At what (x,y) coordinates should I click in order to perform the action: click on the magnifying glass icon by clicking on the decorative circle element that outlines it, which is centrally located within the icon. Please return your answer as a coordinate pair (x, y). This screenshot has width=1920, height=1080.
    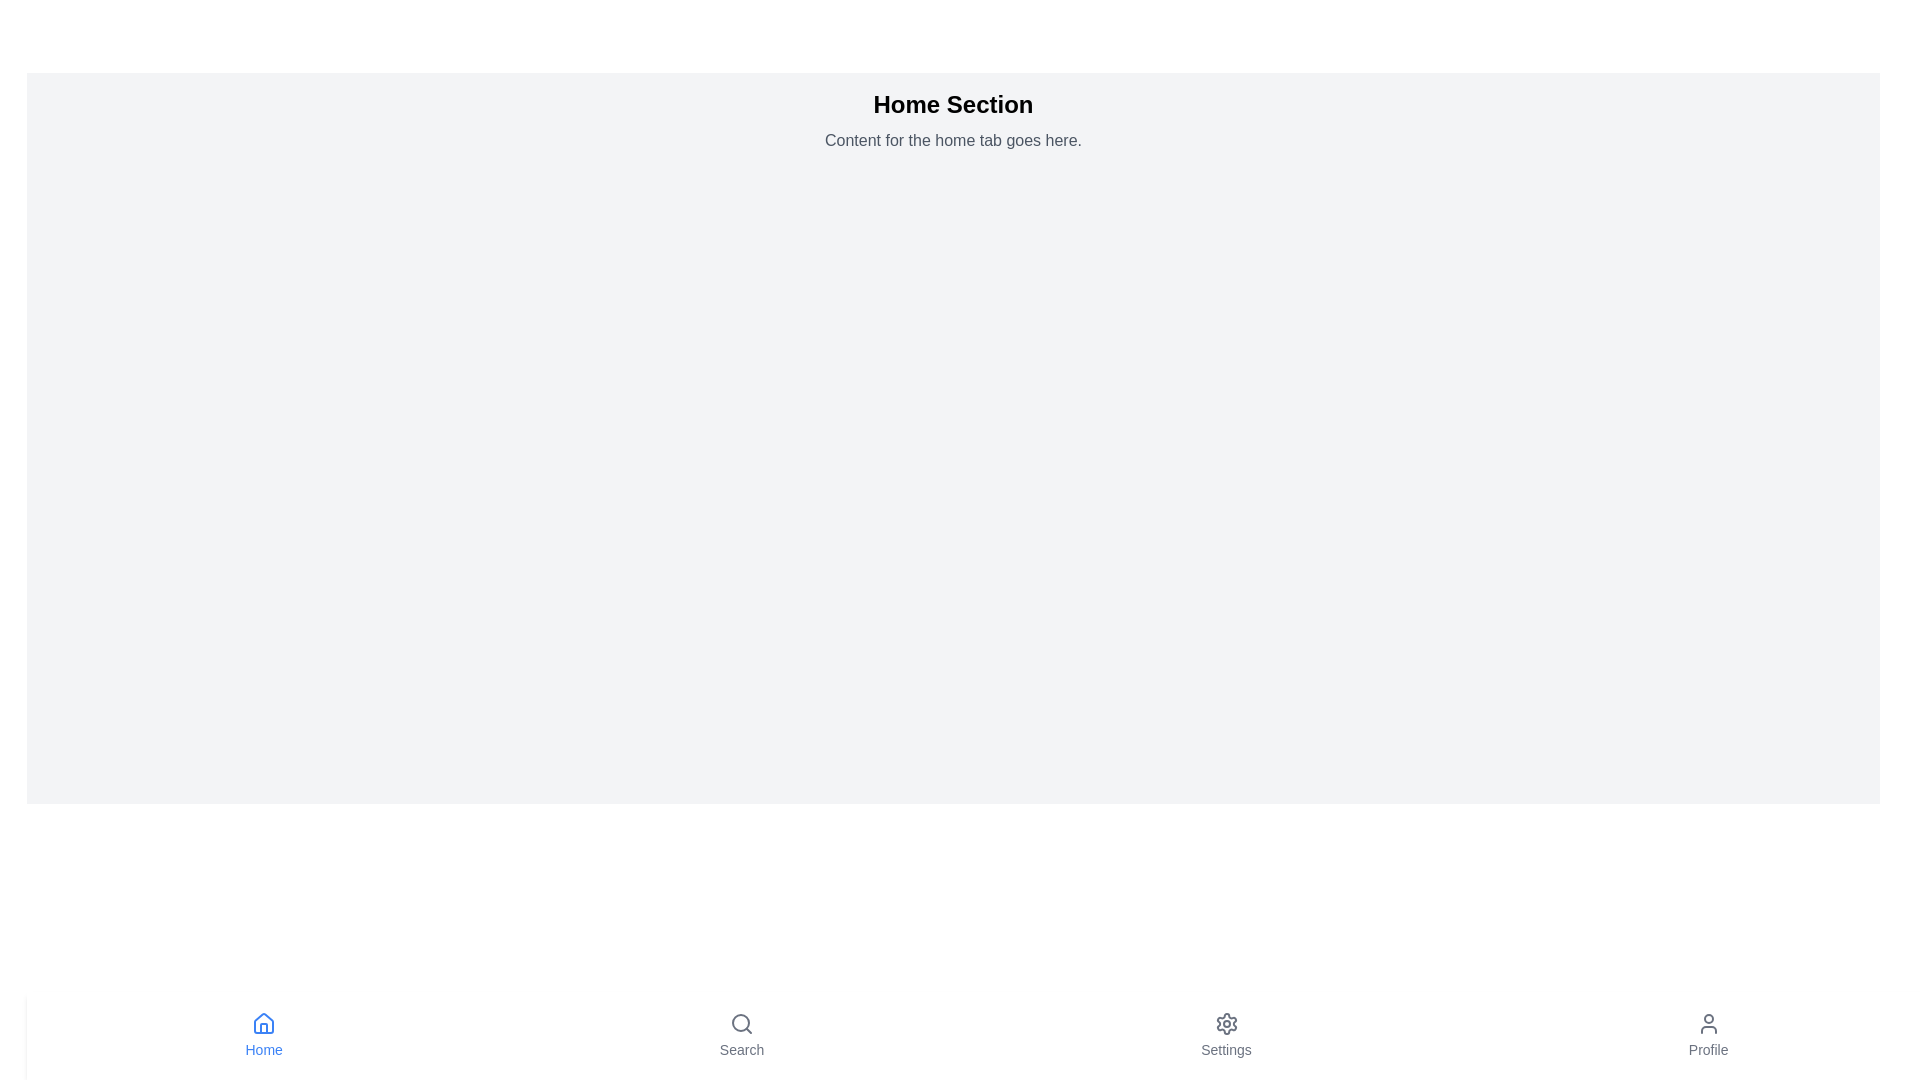
    Looking at the image, I should click on (740, 1022).